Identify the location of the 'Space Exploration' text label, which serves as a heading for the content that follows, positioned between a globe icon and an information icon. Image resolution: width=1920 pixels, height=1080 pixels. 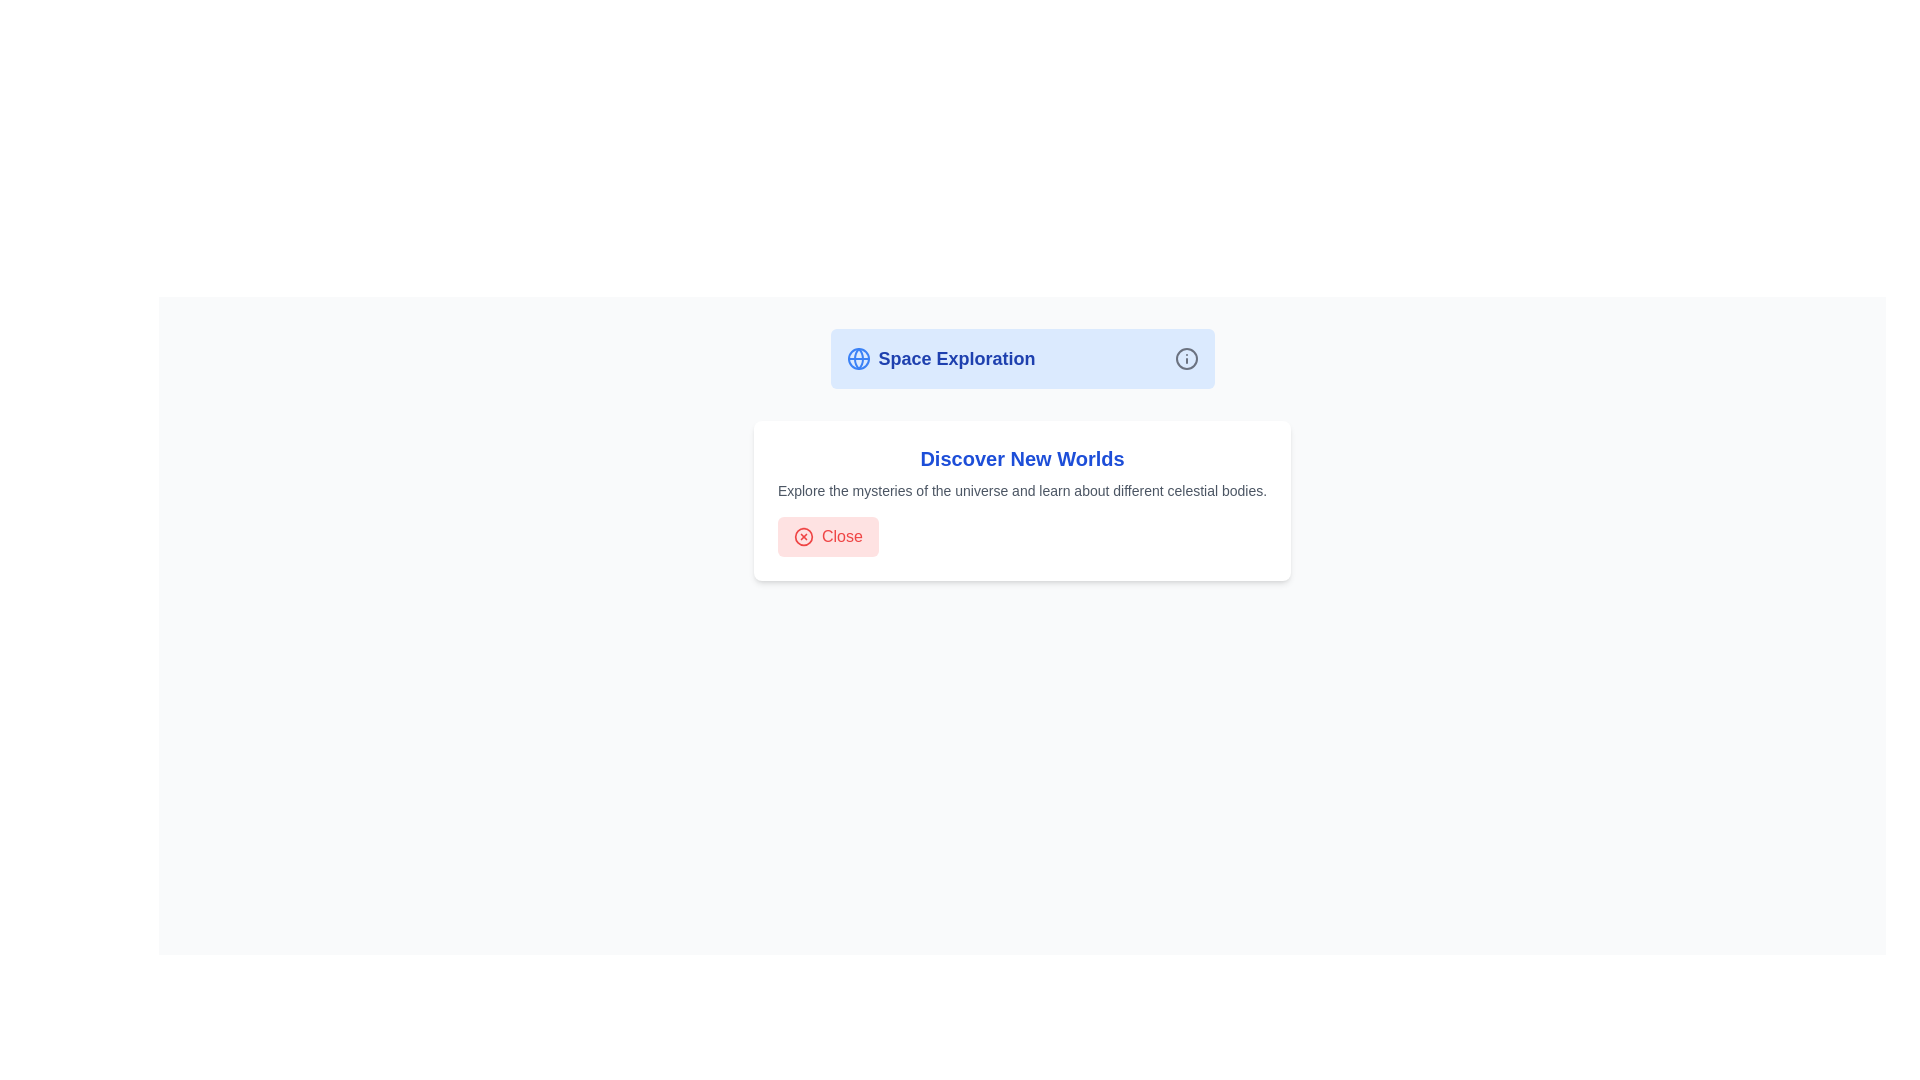
(955, 357).